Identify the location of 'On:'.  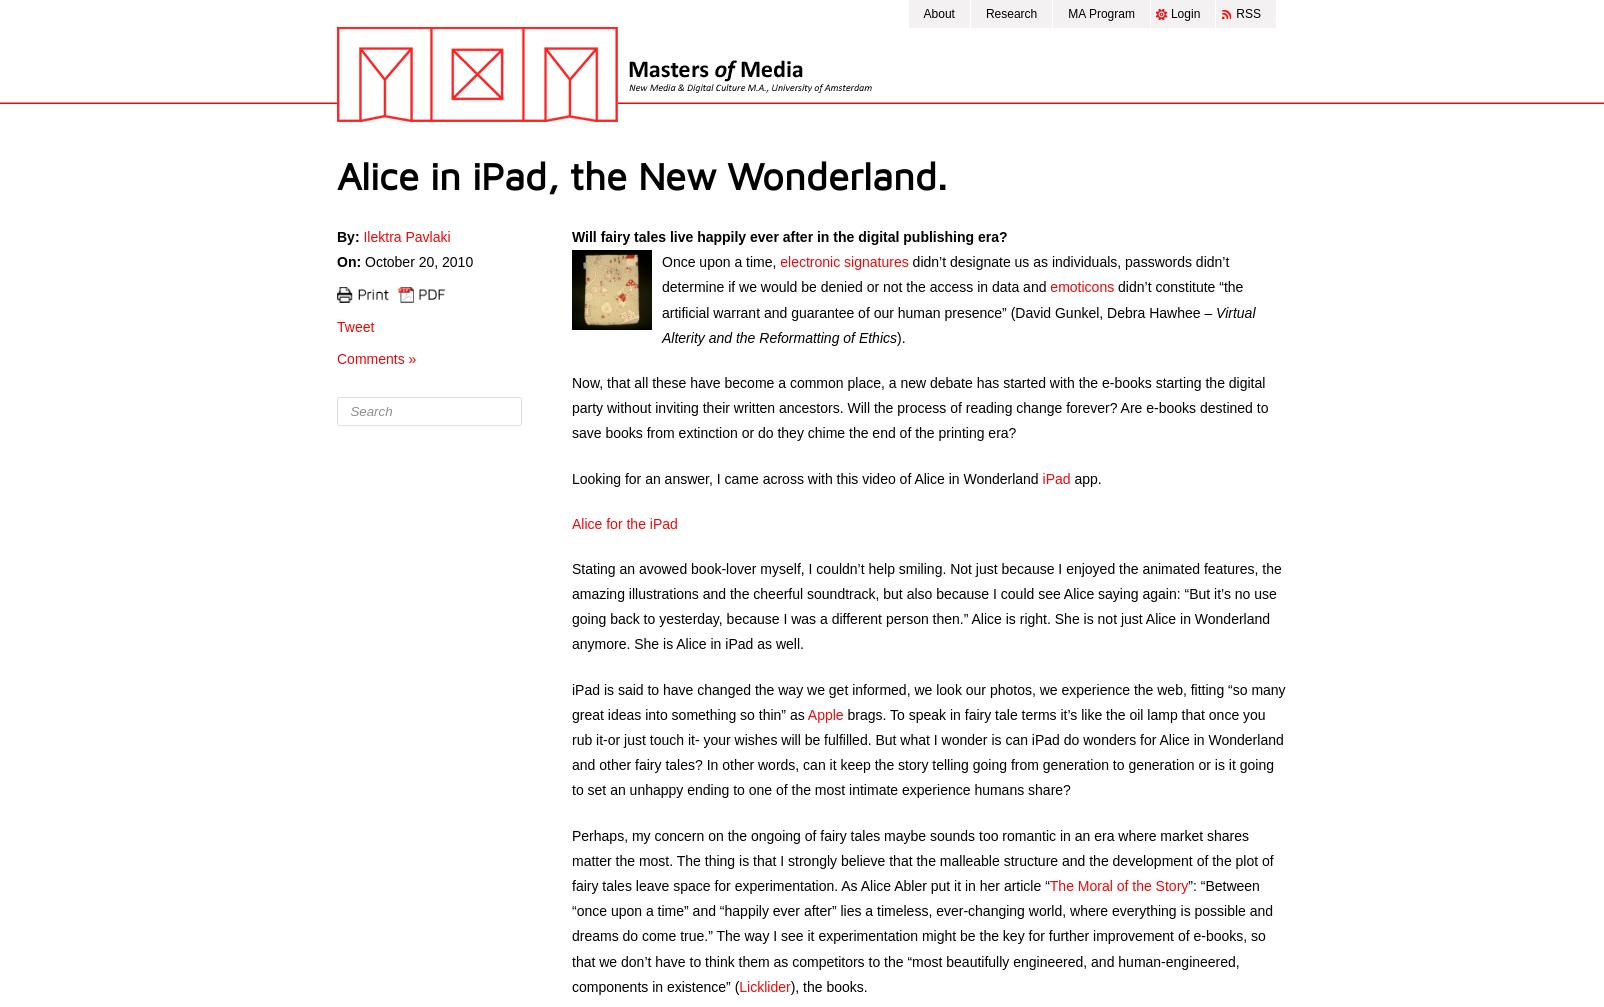
(349, 262).